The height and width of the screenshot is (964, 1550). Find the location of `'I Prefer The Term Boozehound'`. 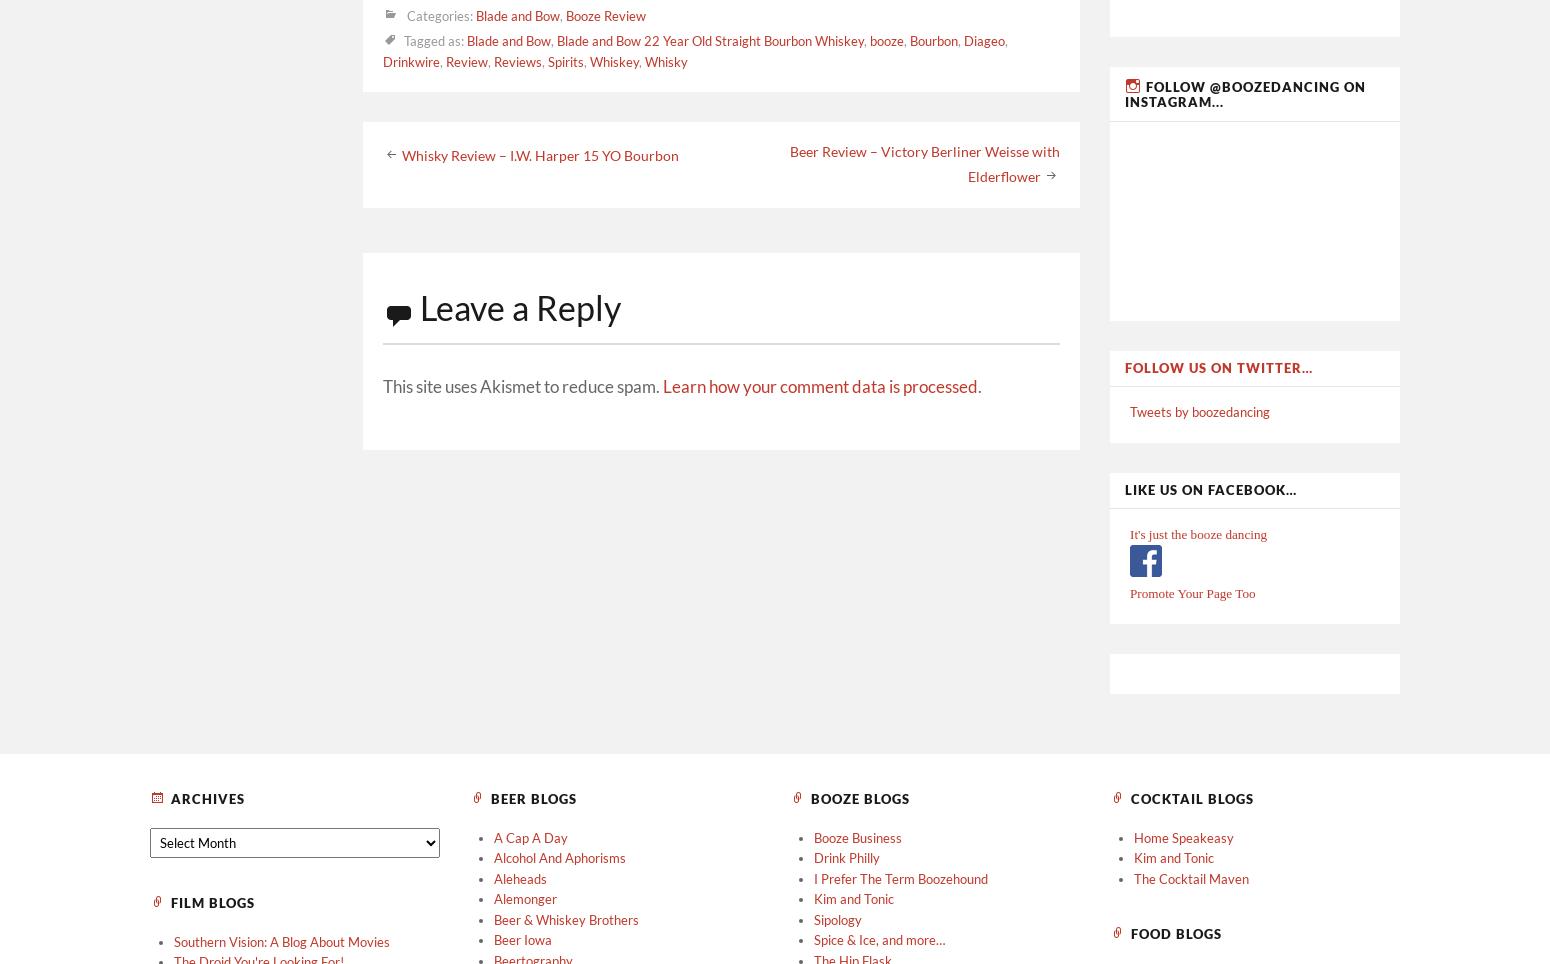

'I Prefer The Term Boozehound' is located at coordinates (901, 878).